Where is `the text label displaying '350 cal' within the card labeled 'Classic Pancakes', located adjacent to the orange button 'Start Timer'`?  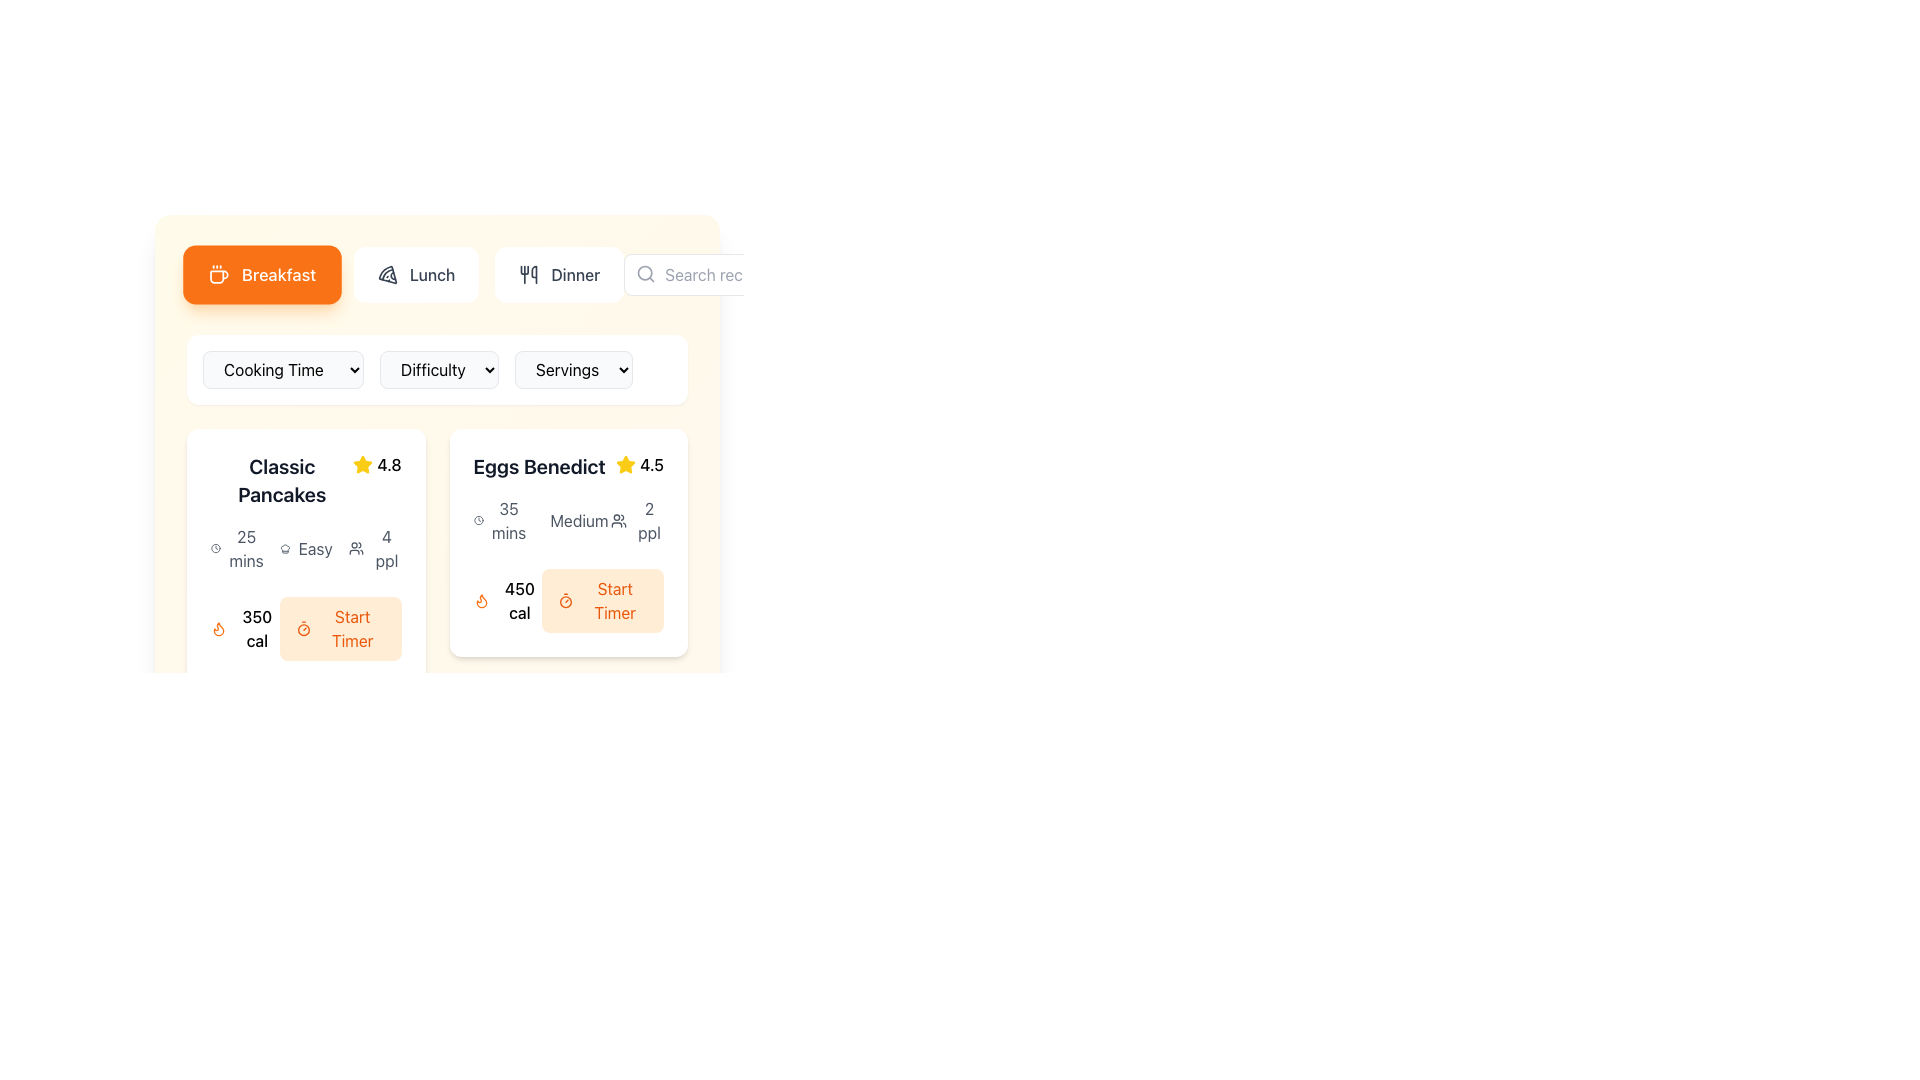
the text label displaying '350 cal' within the card labeled 'Classic Pancakes', located adjacent to the orange button 'Start Timer' is located at coordinates (256, 627).